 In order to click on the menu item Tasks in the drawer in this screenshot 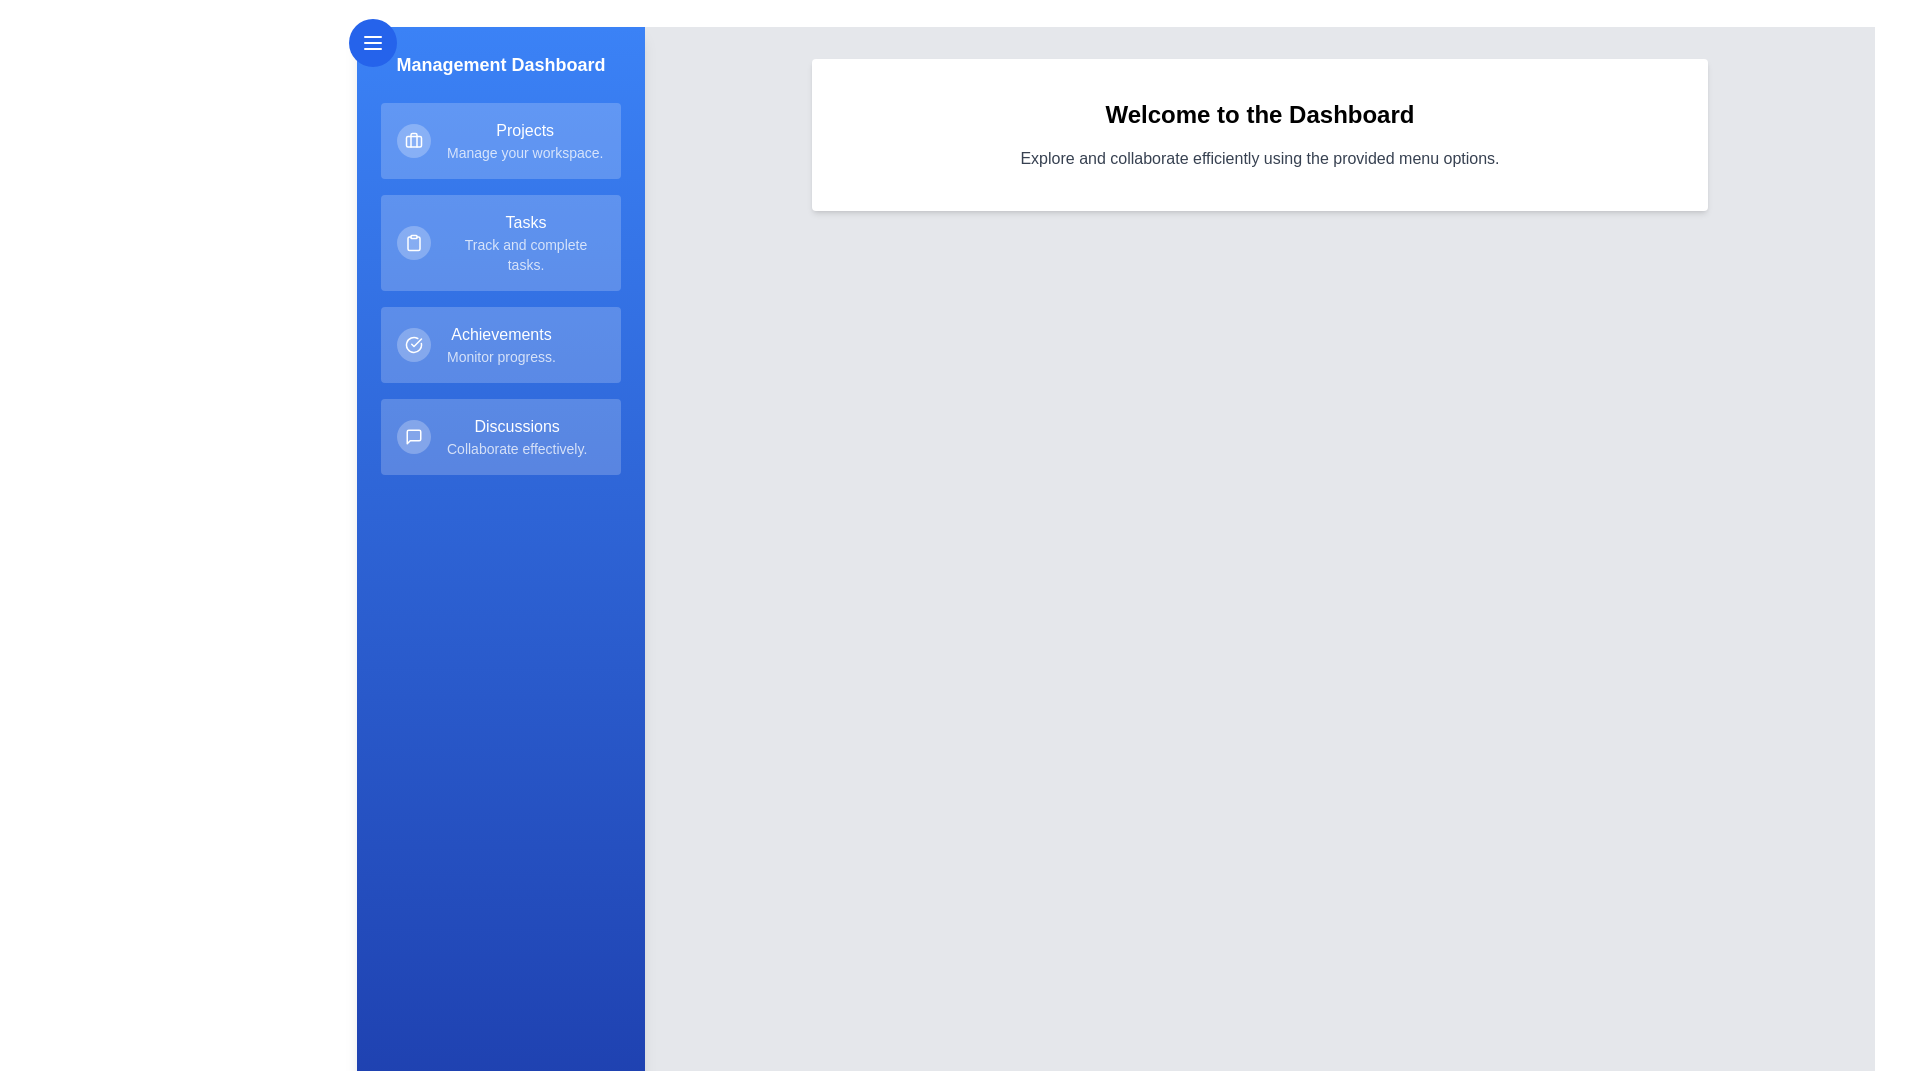, I will do `click(500, 242)`.